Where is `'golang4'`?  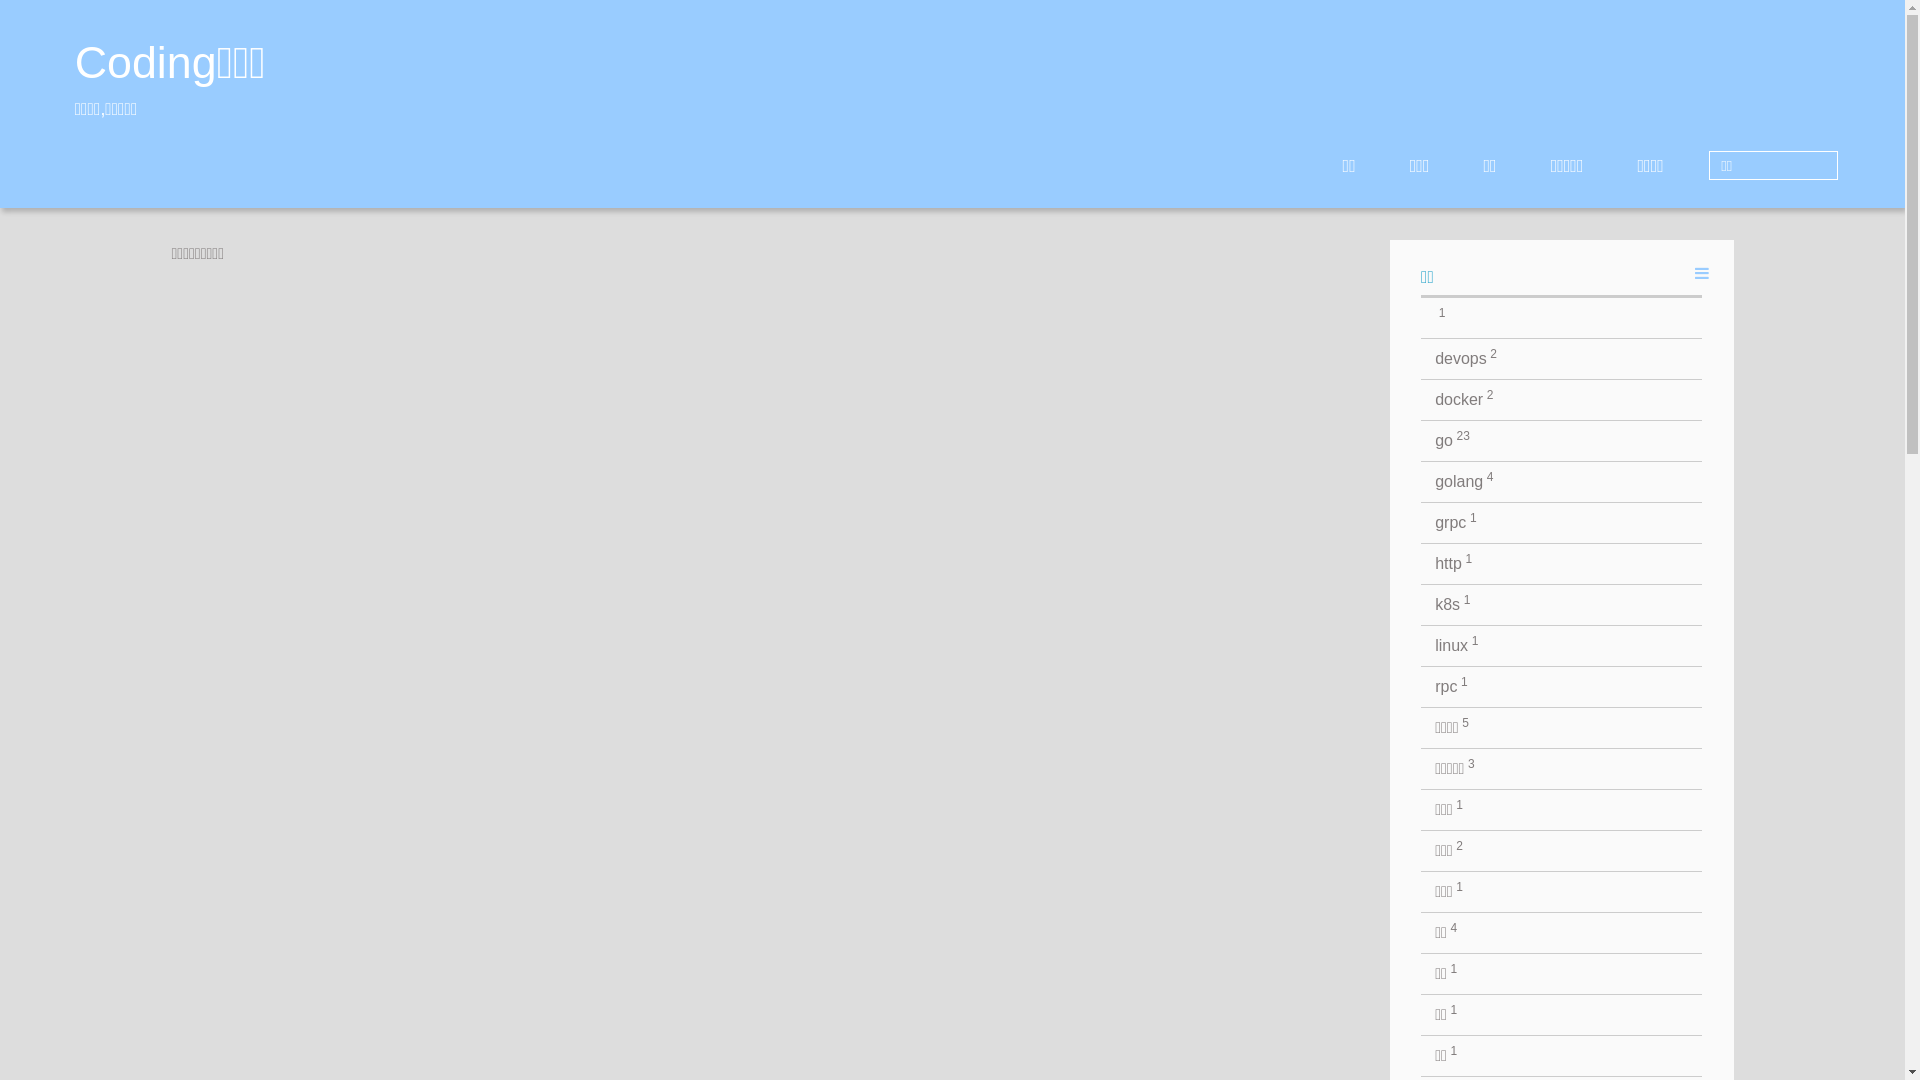 'golang4' is located at coordinates (1560, 482).